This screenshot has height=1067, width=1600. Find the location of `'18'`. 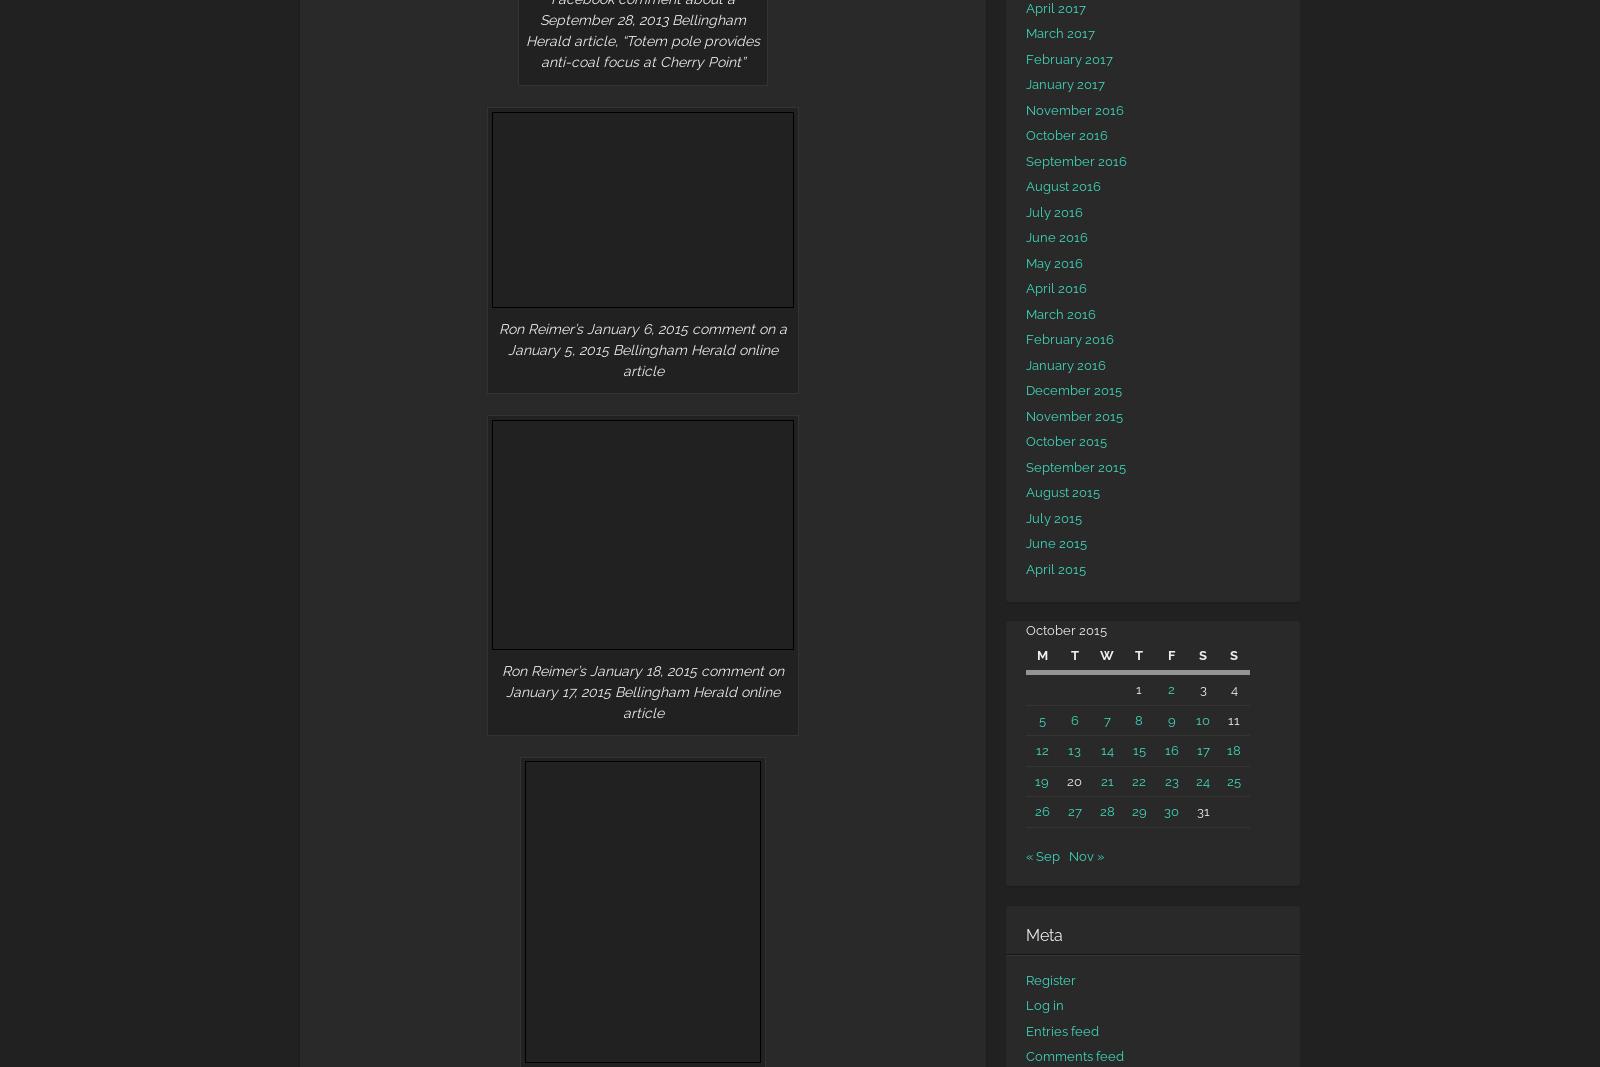

'18' is located at coordinates (1232, 749).